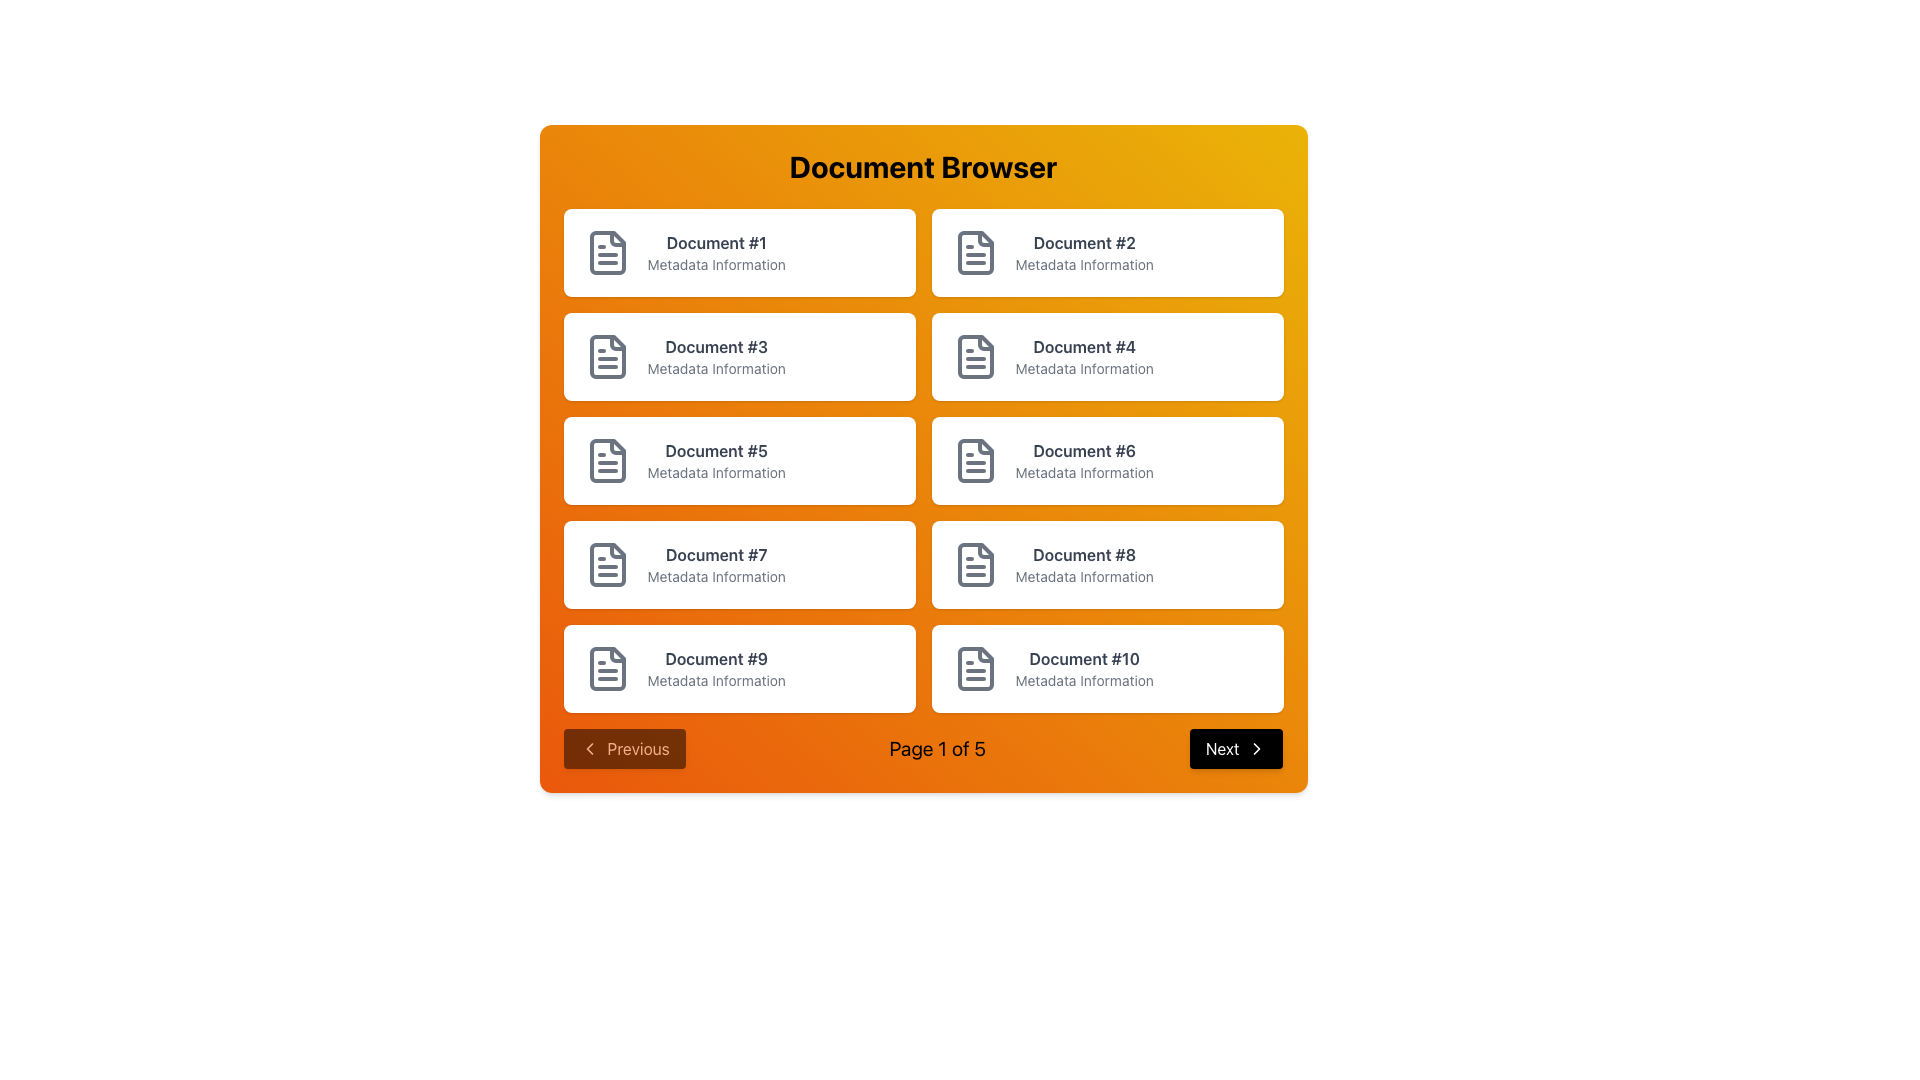 The width and height of the screenshot is (1920, 1080). What do you see at coordinates (716, 264) in the screenshot?
I see `text label 'Metadata Information' located below the header 'Document #1' in the first card of the left column` at bounding box center [716, 264].